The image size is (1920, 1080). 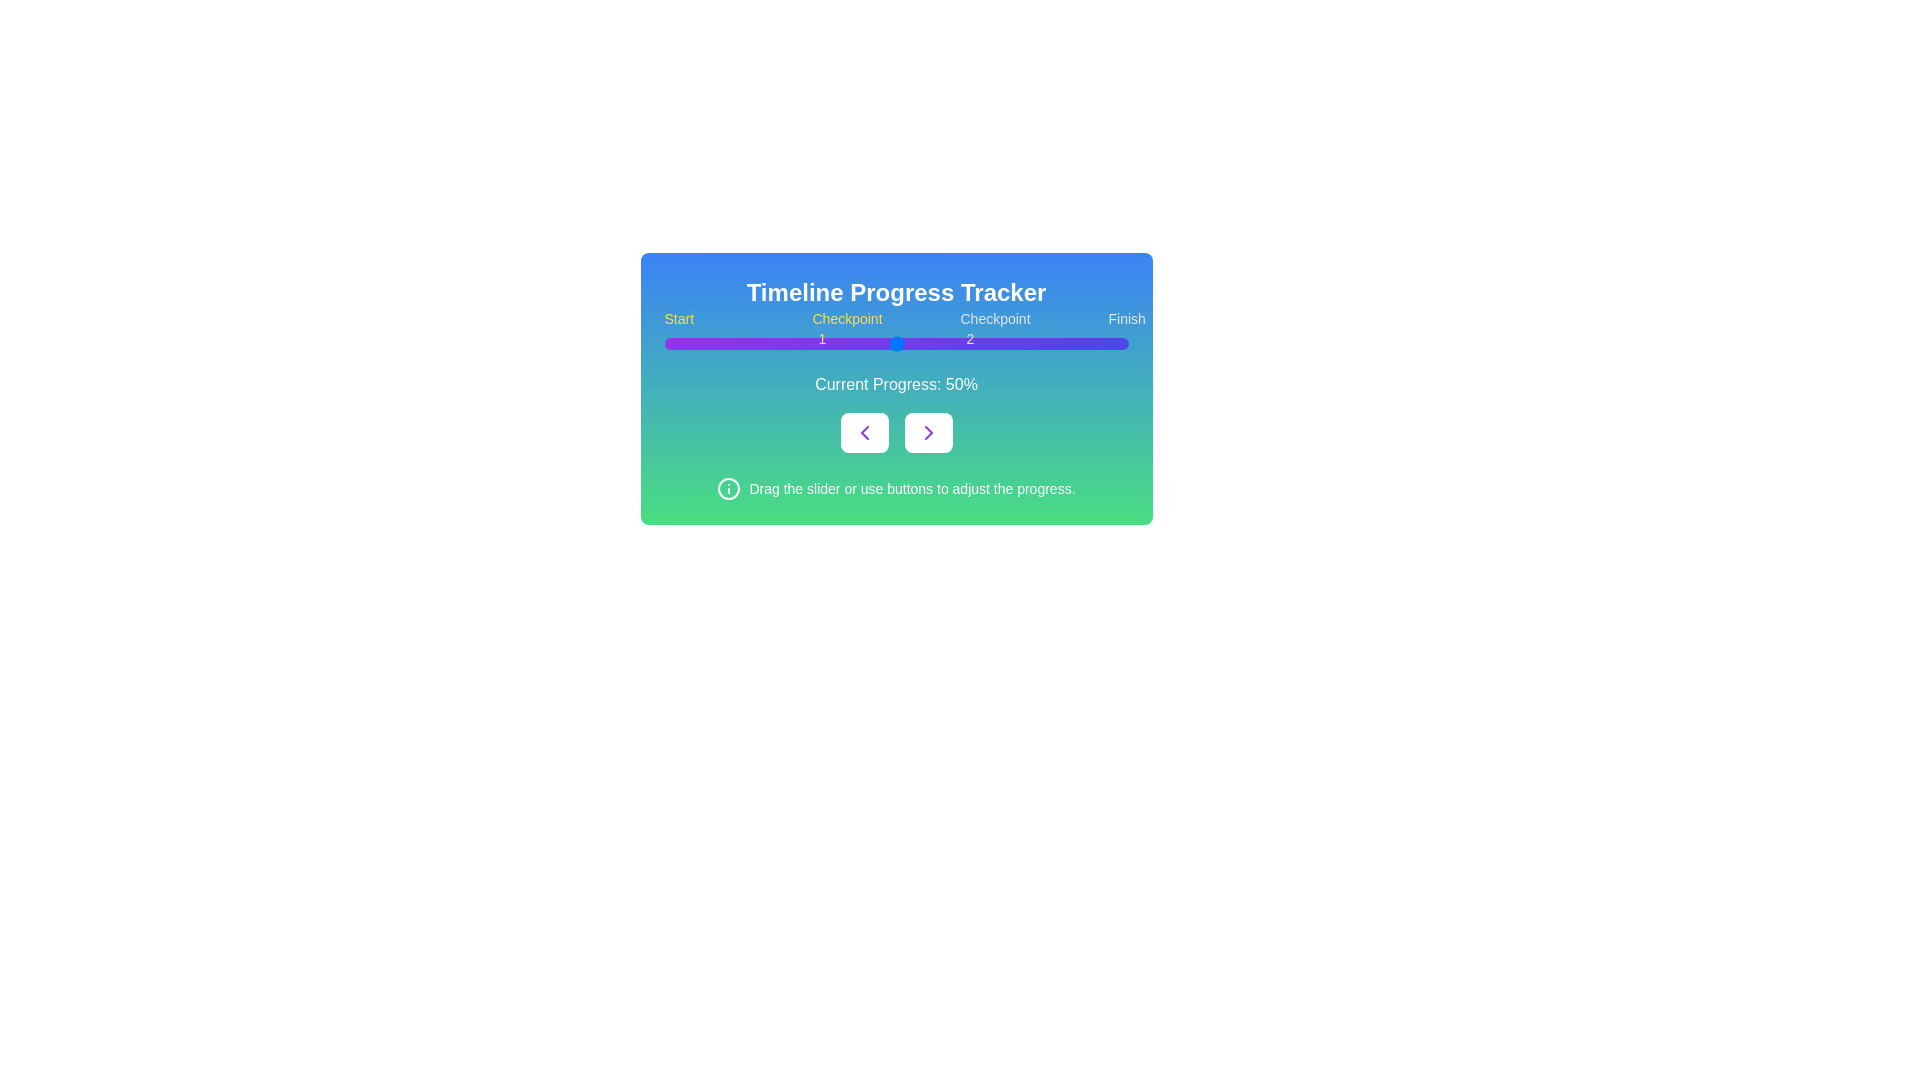 I want to click on the Informational Label marking 'Checkpoint 1' in the progress tracker timeline, which is located between 'Start' and 'Checkpoint 2', so click(x=822, y=327).